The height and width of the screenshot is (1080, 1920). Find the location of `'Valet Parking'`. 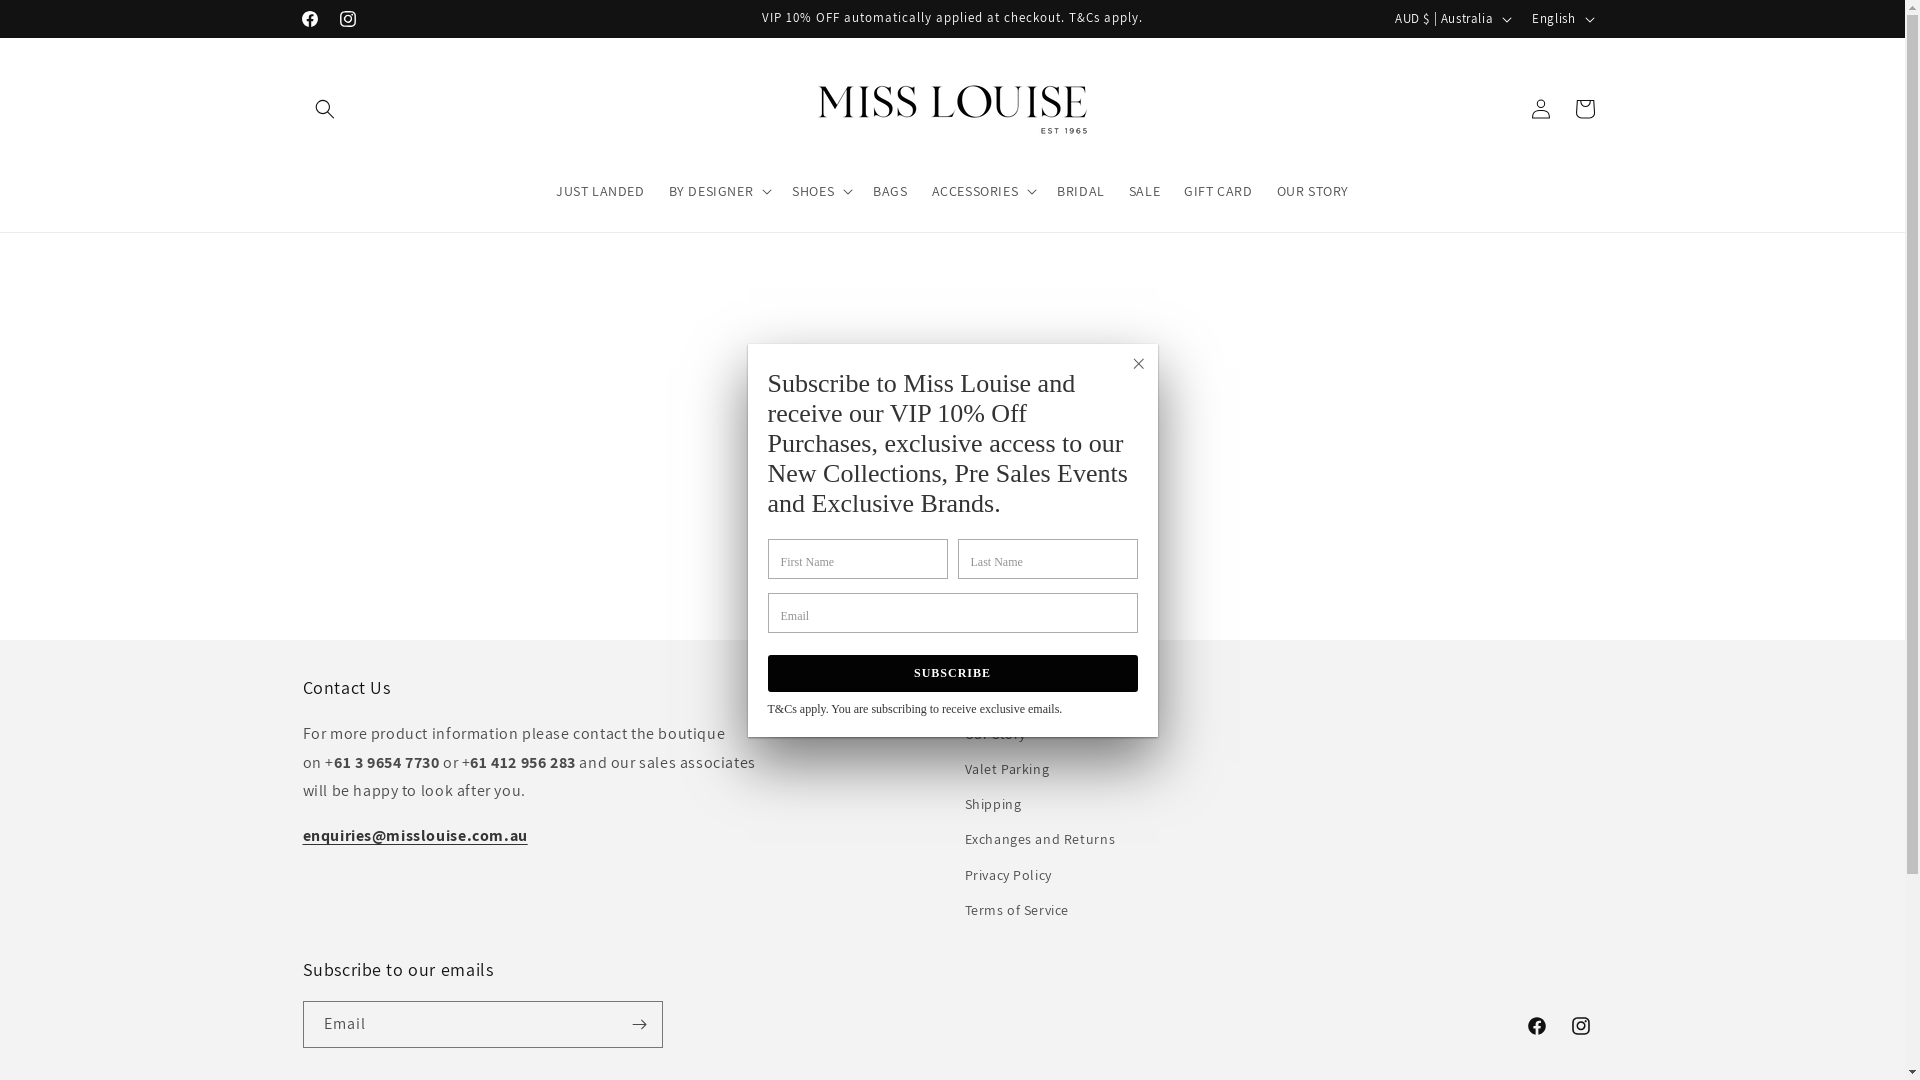

'Valet Parking' is located at coordinates (1006, 768).